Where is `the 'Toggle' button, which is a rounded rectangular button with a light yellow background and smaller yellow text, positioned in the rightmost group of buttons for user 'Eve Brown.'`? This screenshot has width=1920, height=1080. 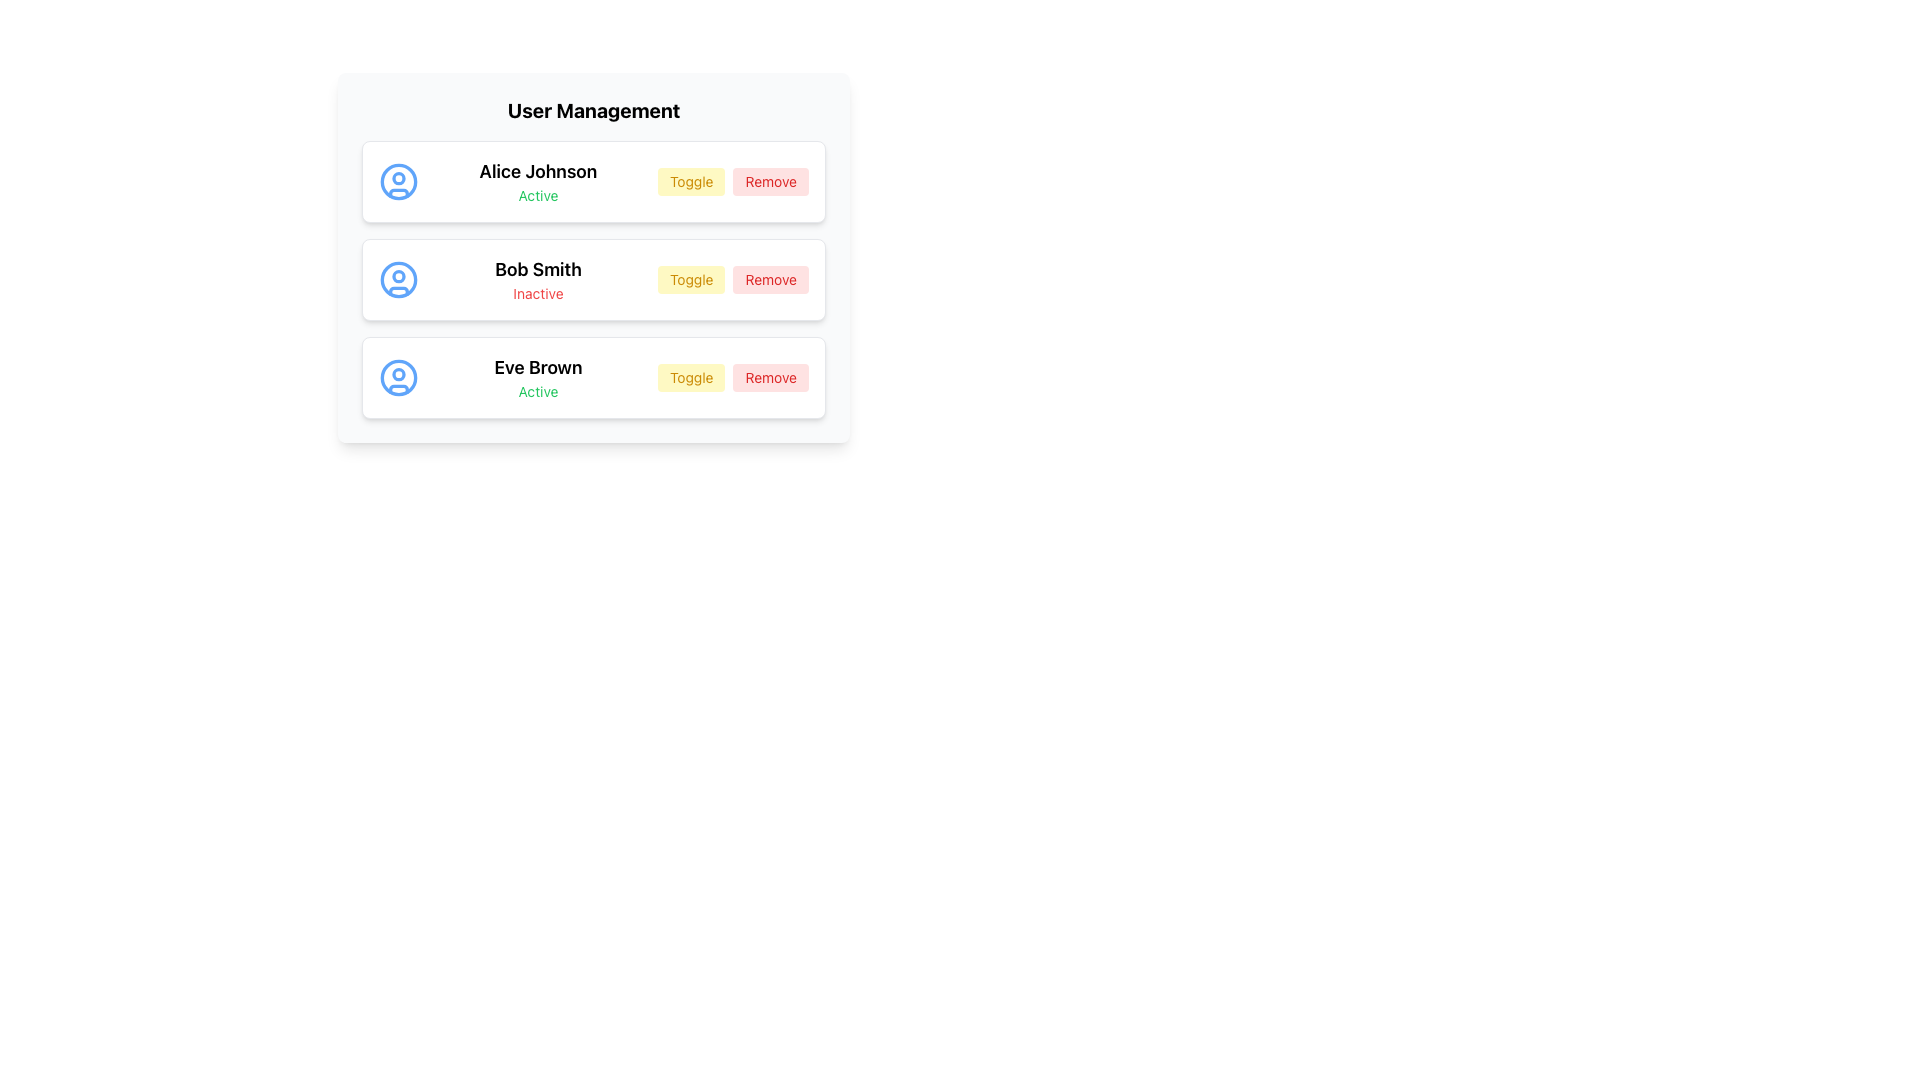
the 'Toggle' button, which is a rounded rectangular button with a light yellow background and smaller yellow text, positioned in the rightmost group of buttons for user 'Eve Brown.' is located at coordinates (691, 378).